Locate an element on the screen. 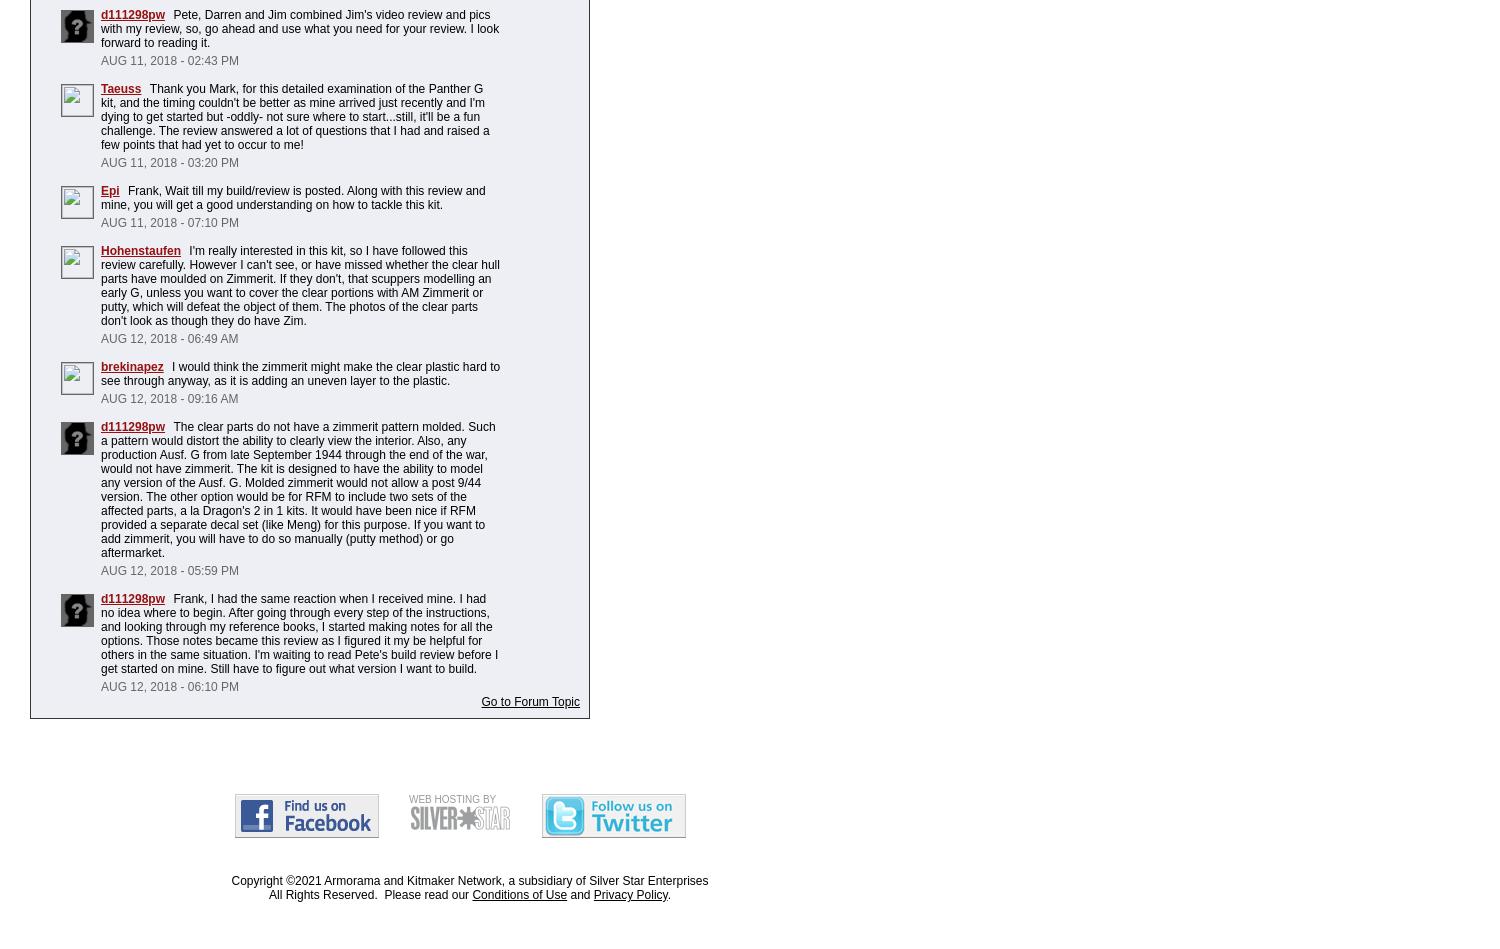  'AUG 12, 2018 - 06:10 PM' is located at coordinates (169, 686).